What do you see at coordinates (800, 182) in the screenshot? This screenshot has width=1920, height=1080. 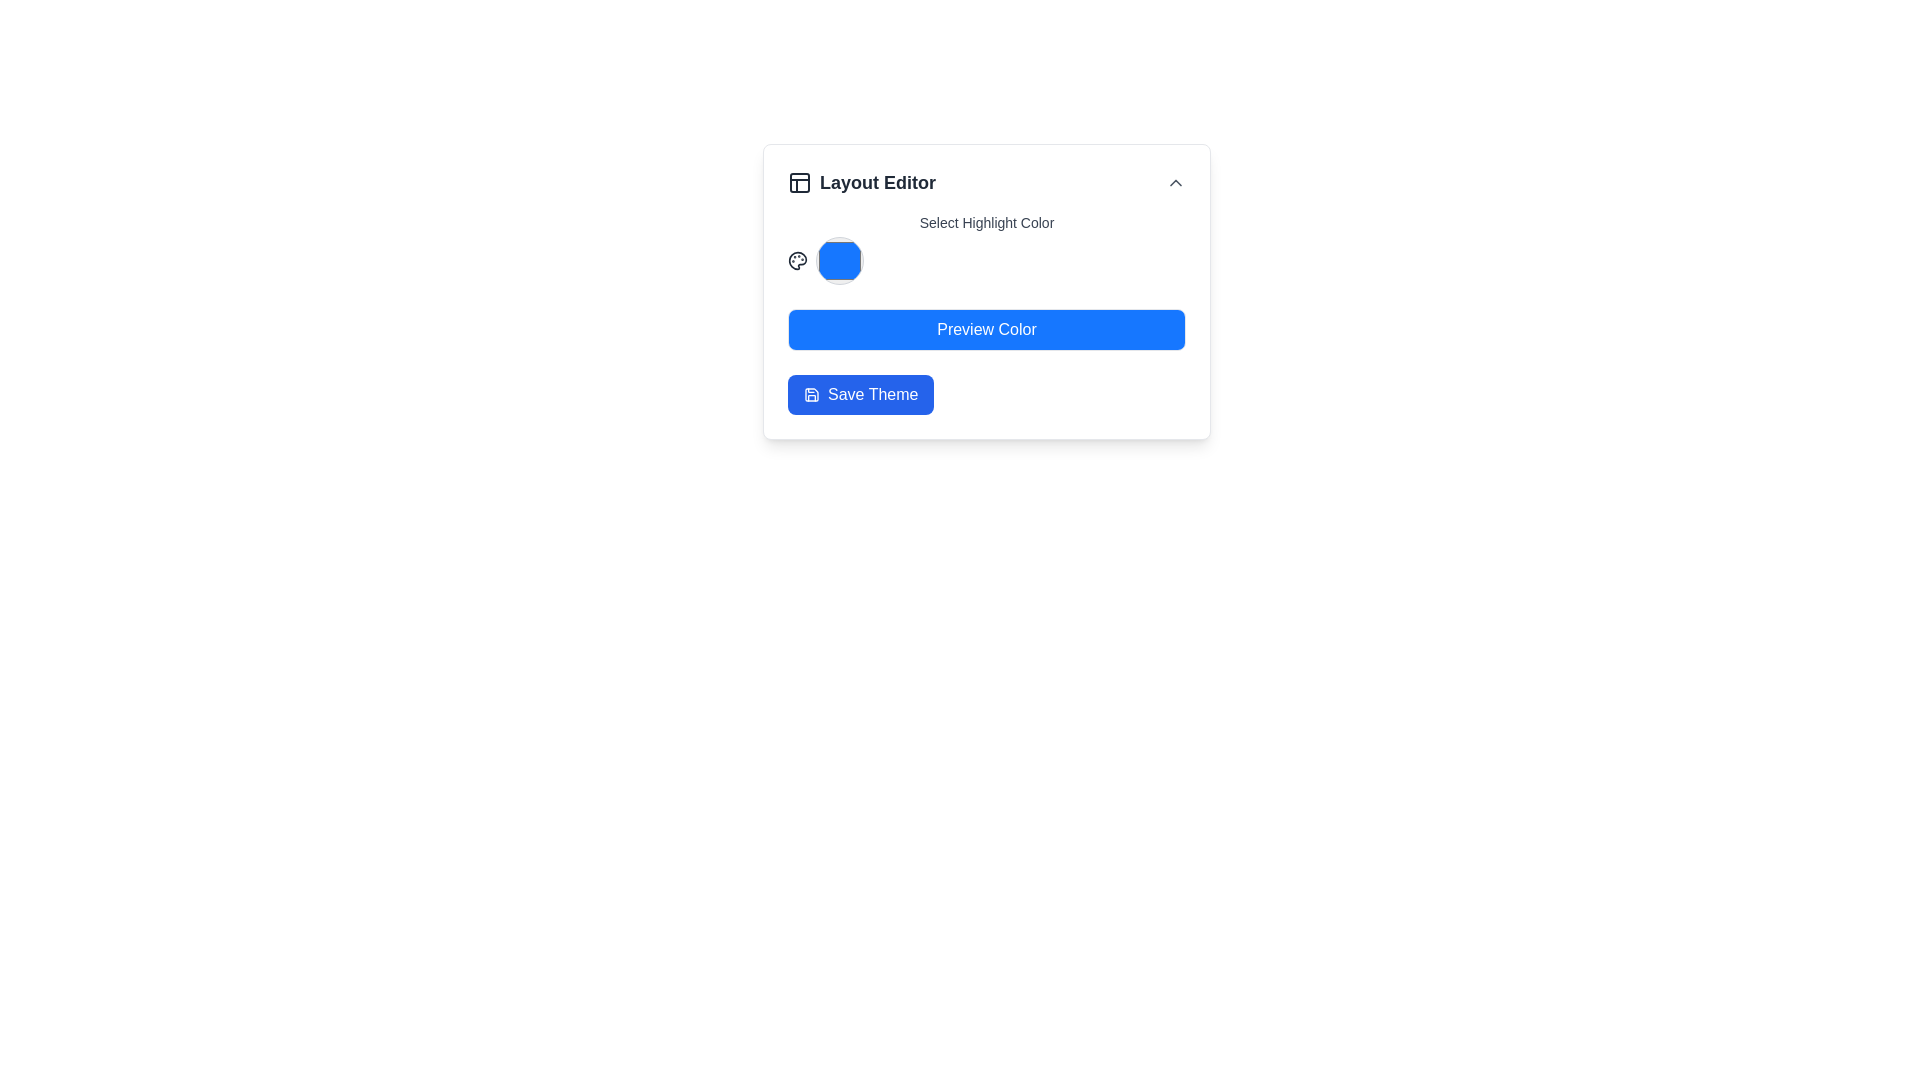 I see `the 24x24 pixel square icon resembling a block diagram located to the left of the text 'Layout Editor' in the header of a card-like interface` at bounding box center [800, 182].